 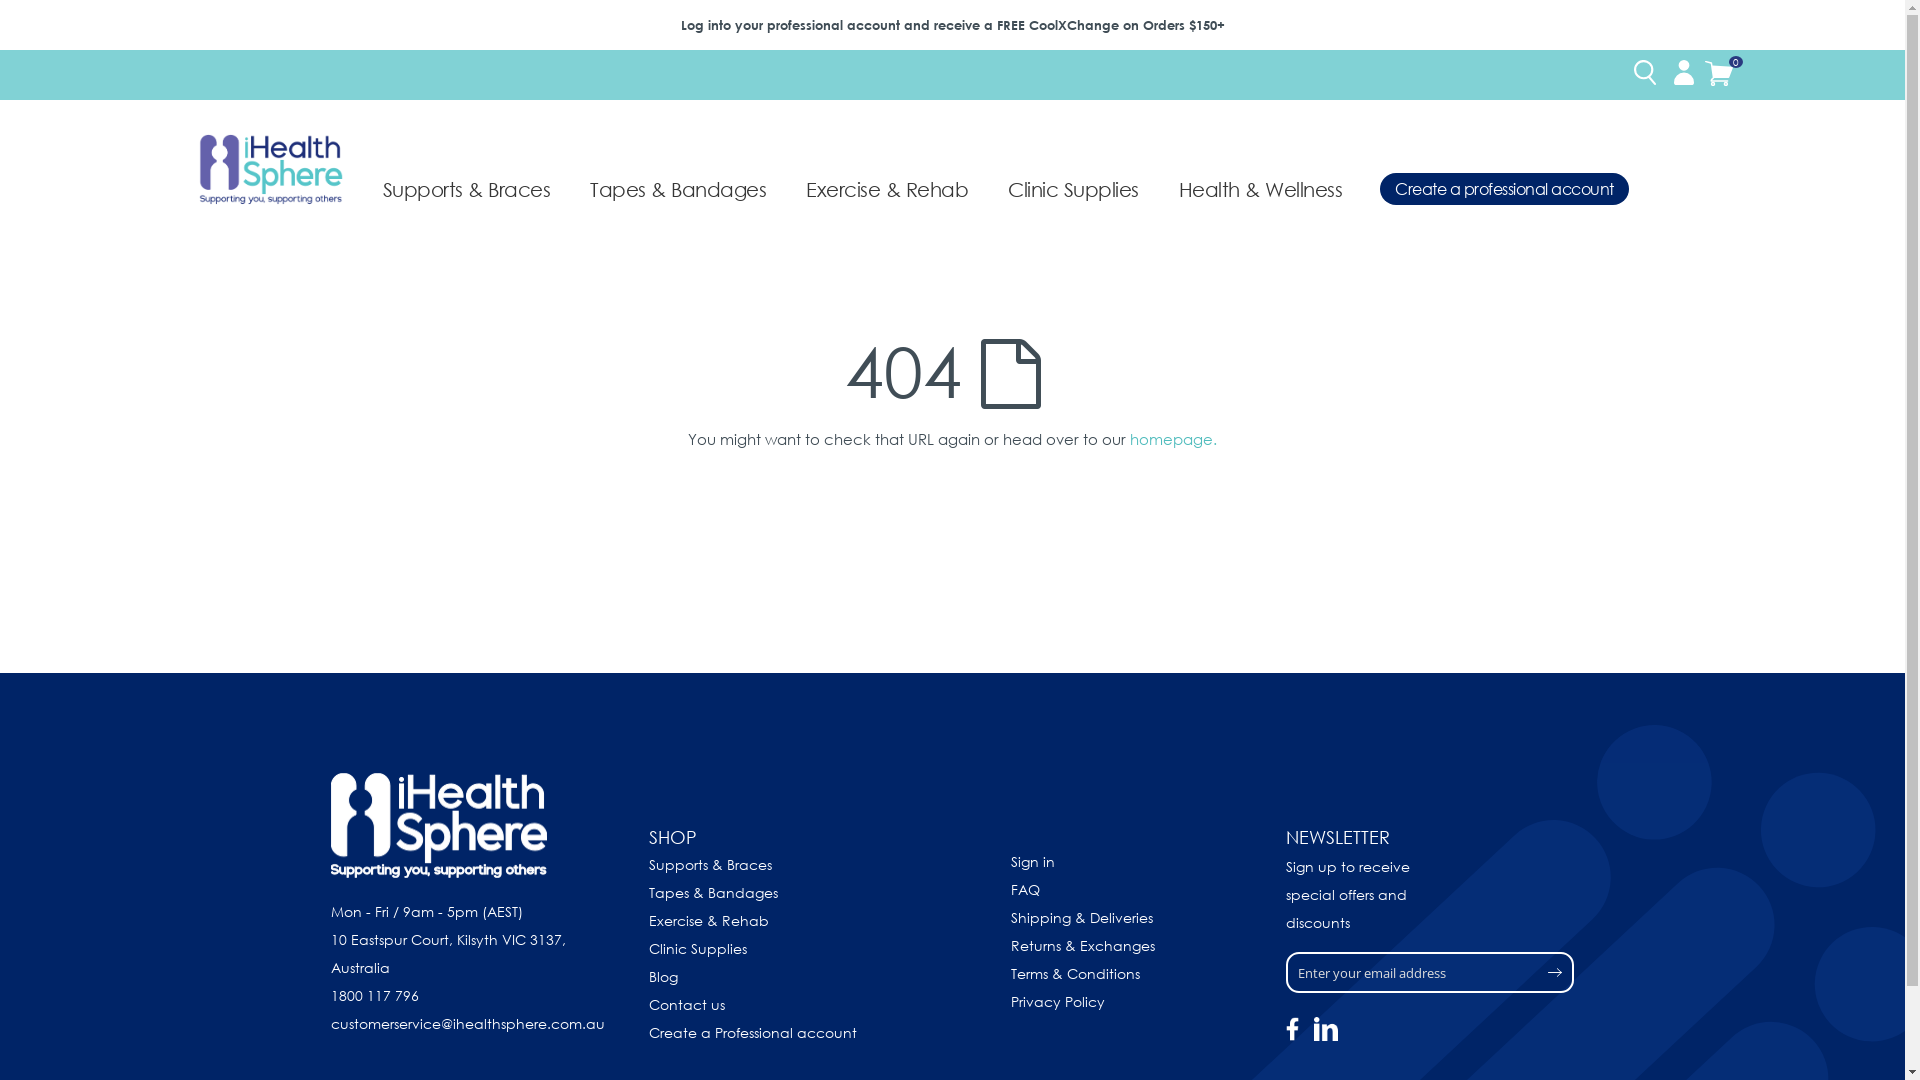 I want to click on 'Blog', so click(x=663, y=975).